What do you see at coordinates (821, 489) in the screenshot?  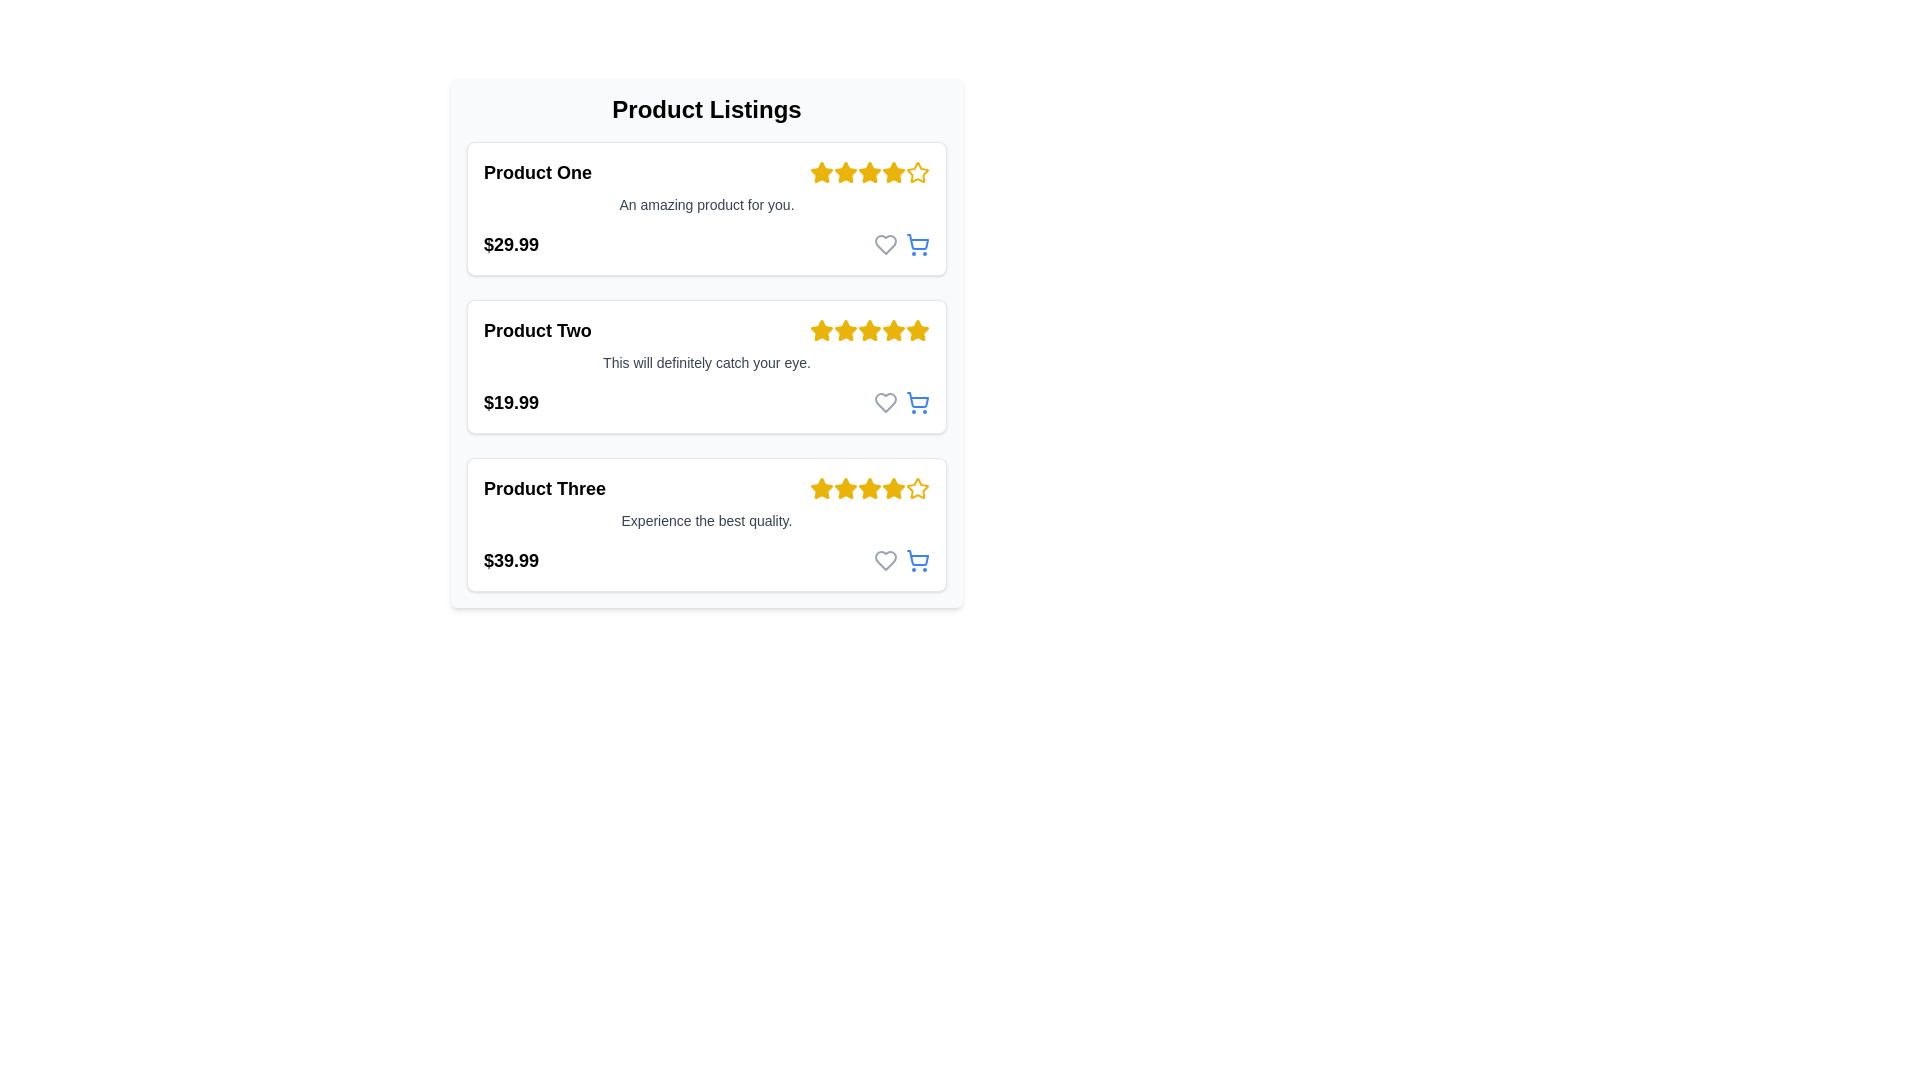 I see `the first star icon in the rating system located in the 'Product Three' section under 'Product Listings'` at bounding box center [821, 489].